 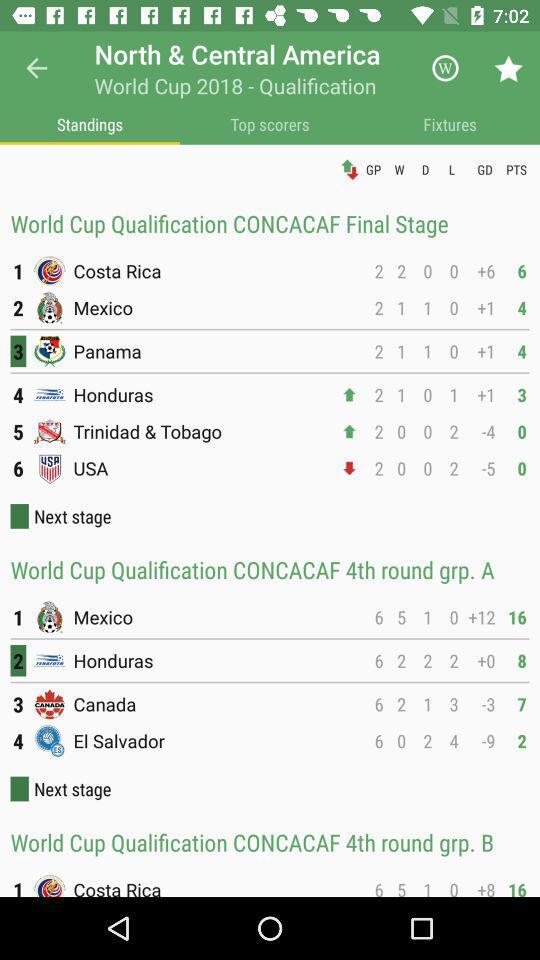 I want to click on app next to the top scorers icon, so click(x=89, y=123).